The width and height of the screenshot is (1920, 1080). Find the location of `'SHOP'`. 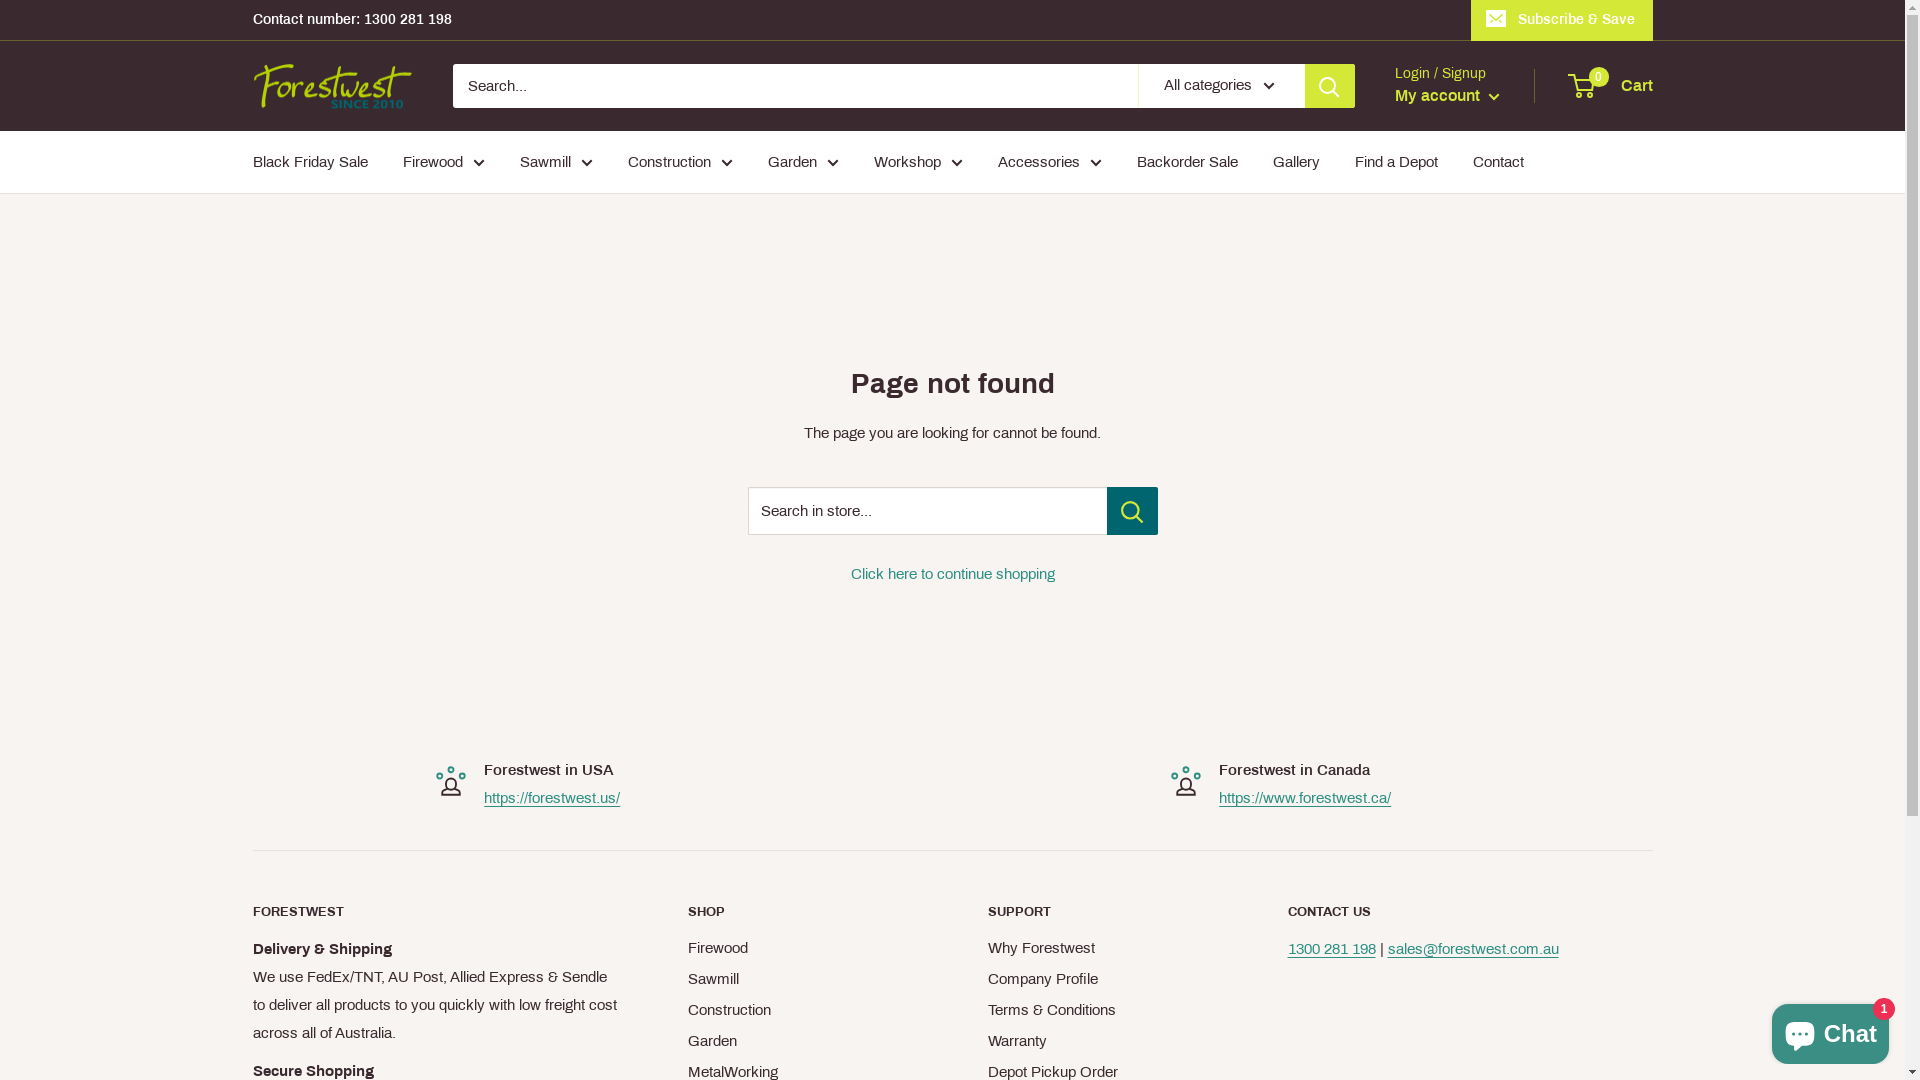

'SHOP' is located at coordinates (802, 911).